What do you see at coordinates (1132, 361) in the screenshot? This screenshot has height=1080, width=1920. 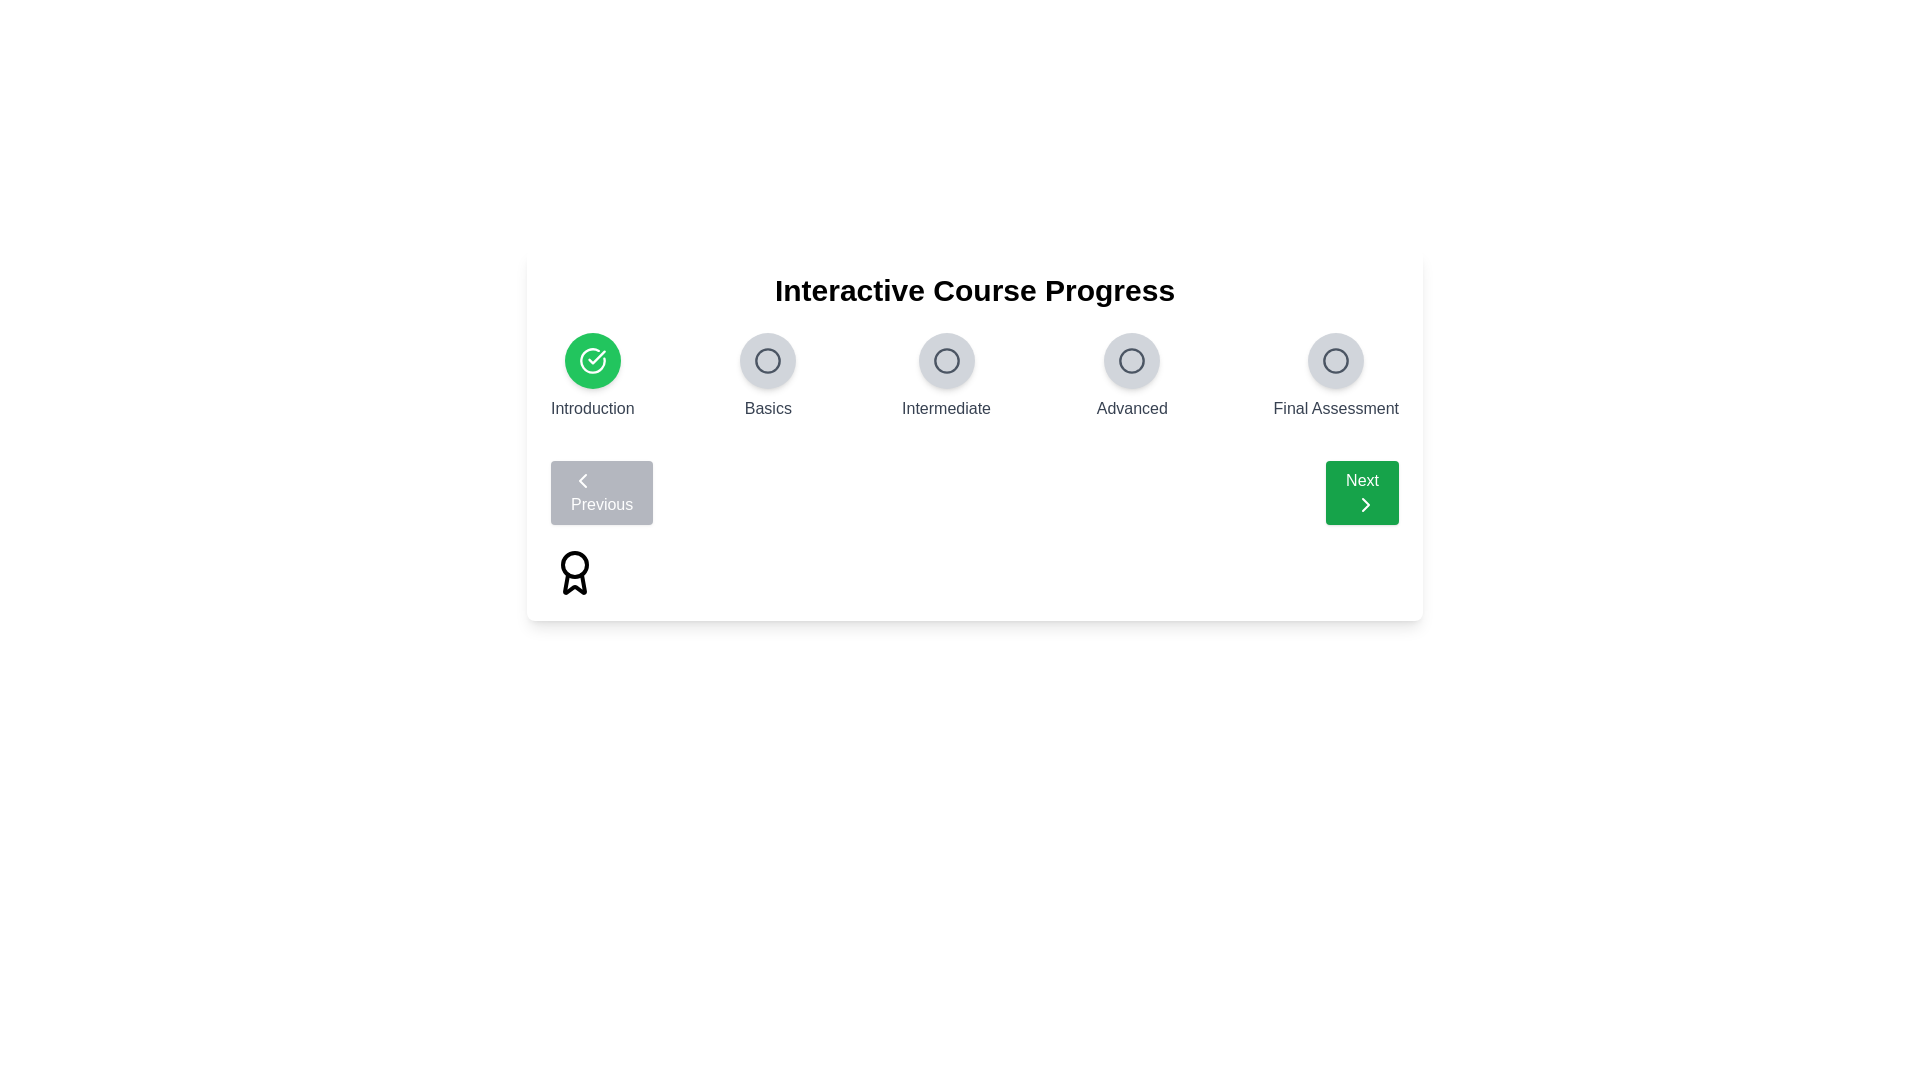 I see `the circular icon with a gray border and white background, which is the third button in the sequence of circular buttons, located between the 'Intermediate' and 'Final Assessment' buttons` at bounding box center [1132, 361].